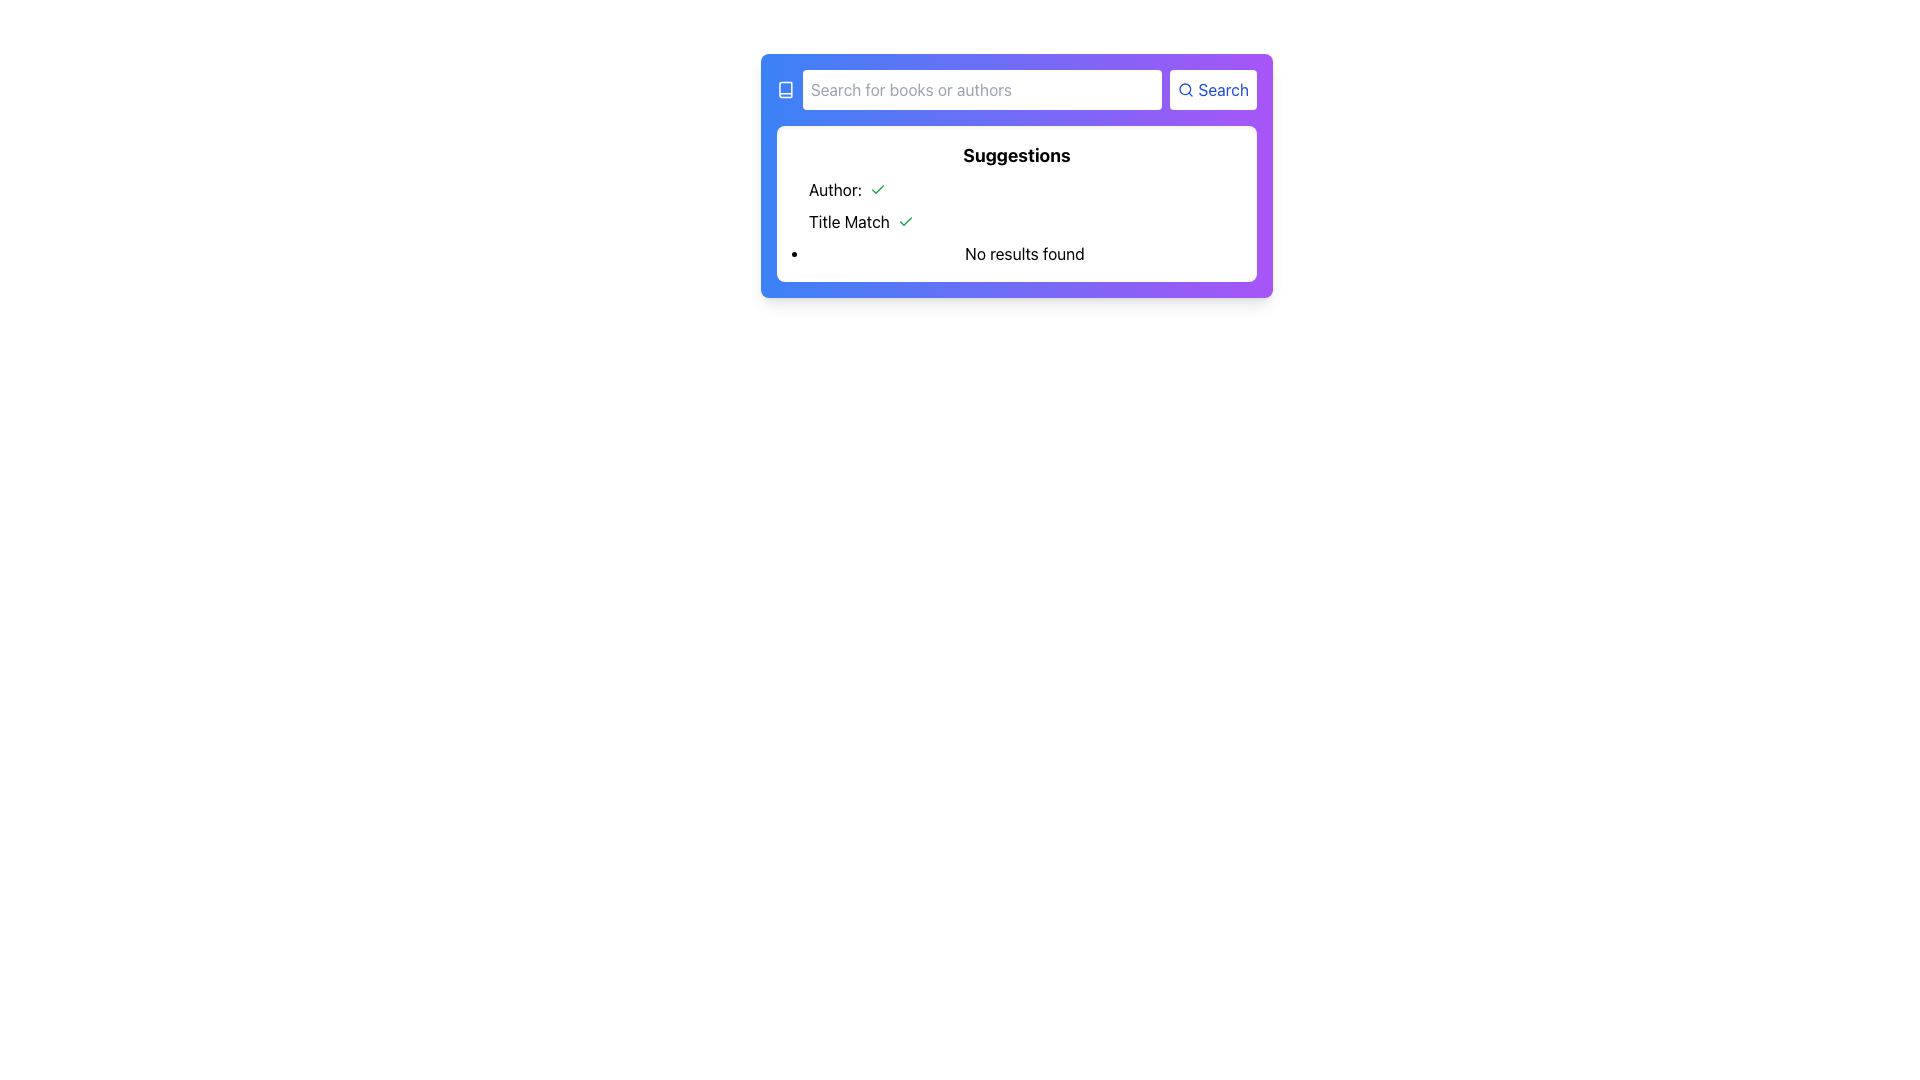 This screenshot has height=1080, width=1920. I want to click on the text input field used for searching books or authors to focus on it, so click(982, 88).